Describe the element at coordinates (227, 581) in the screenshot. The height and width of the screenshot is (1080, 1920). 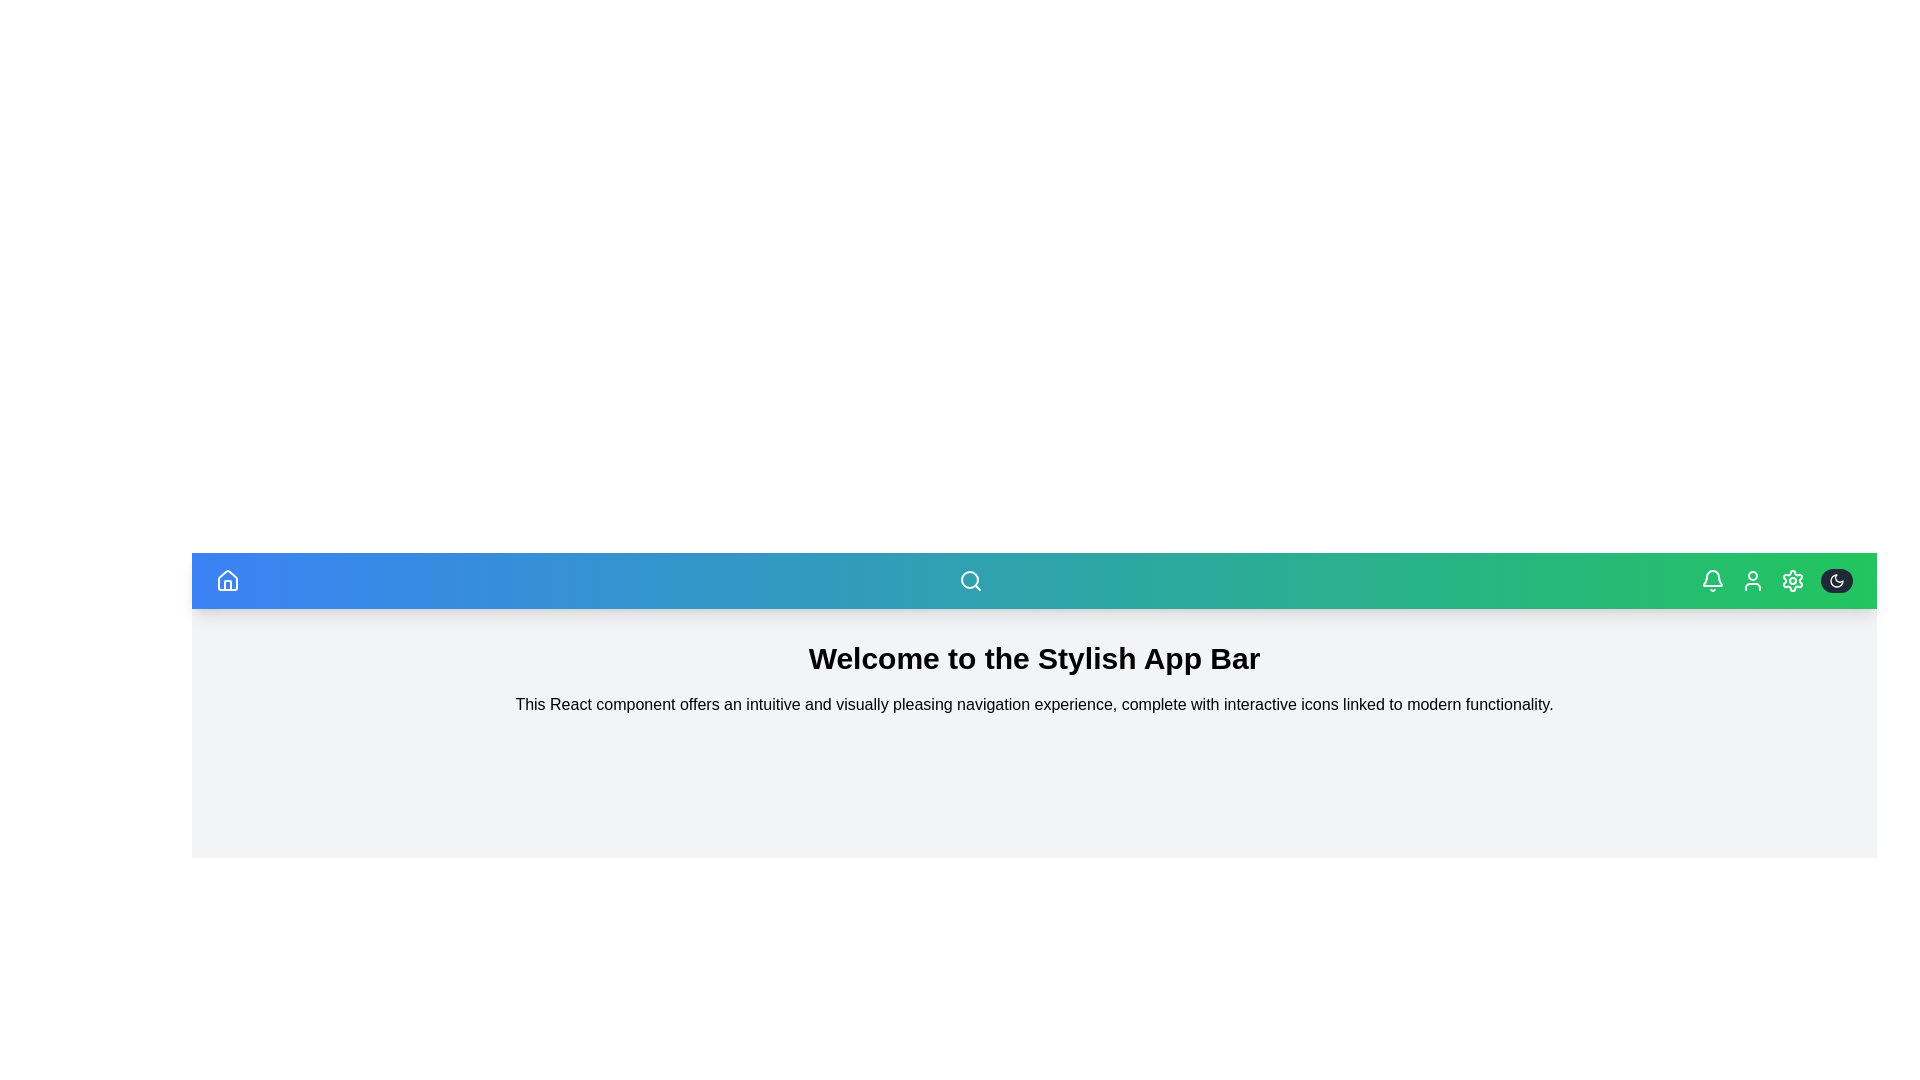
I see `Home icon to navigate to the home page` at that location.